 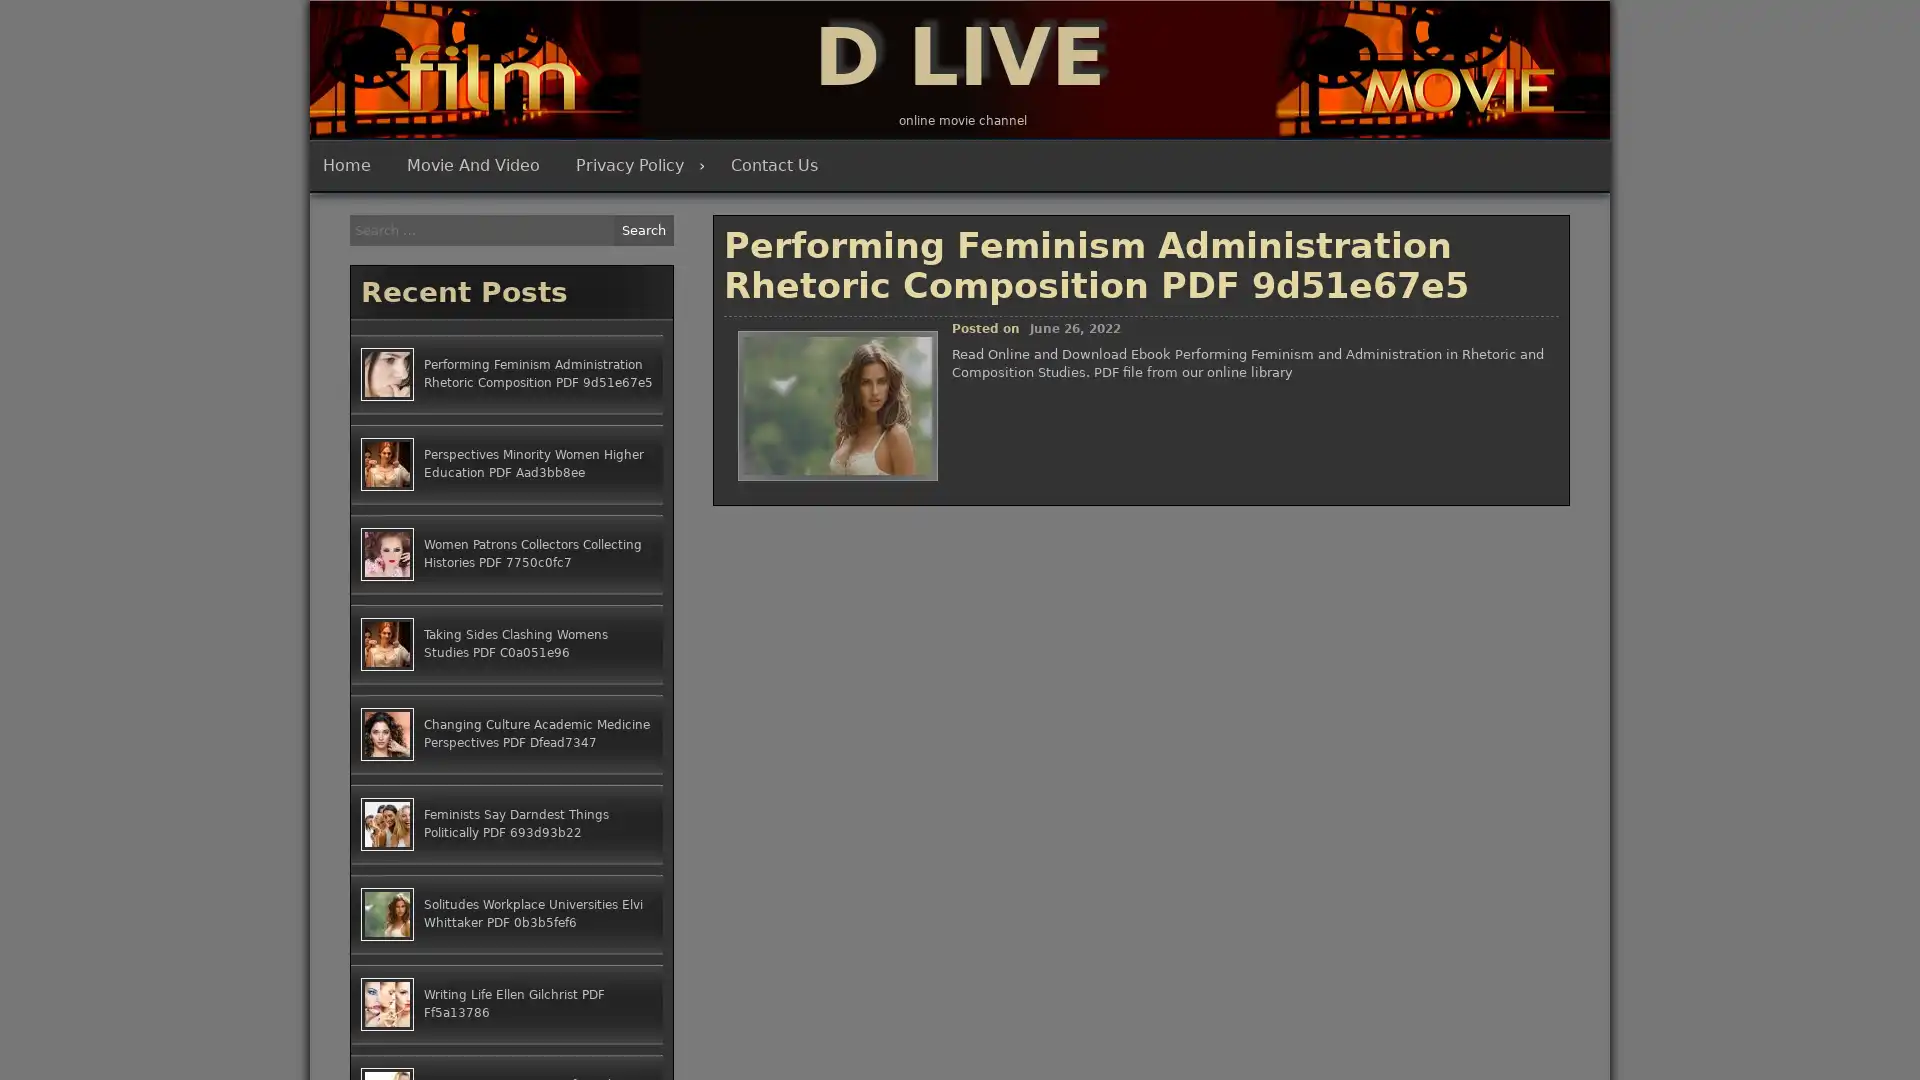 What do you see at coordinates (643, 229) in the screenshot?
I see `Search` at bounding box center [643, 229].